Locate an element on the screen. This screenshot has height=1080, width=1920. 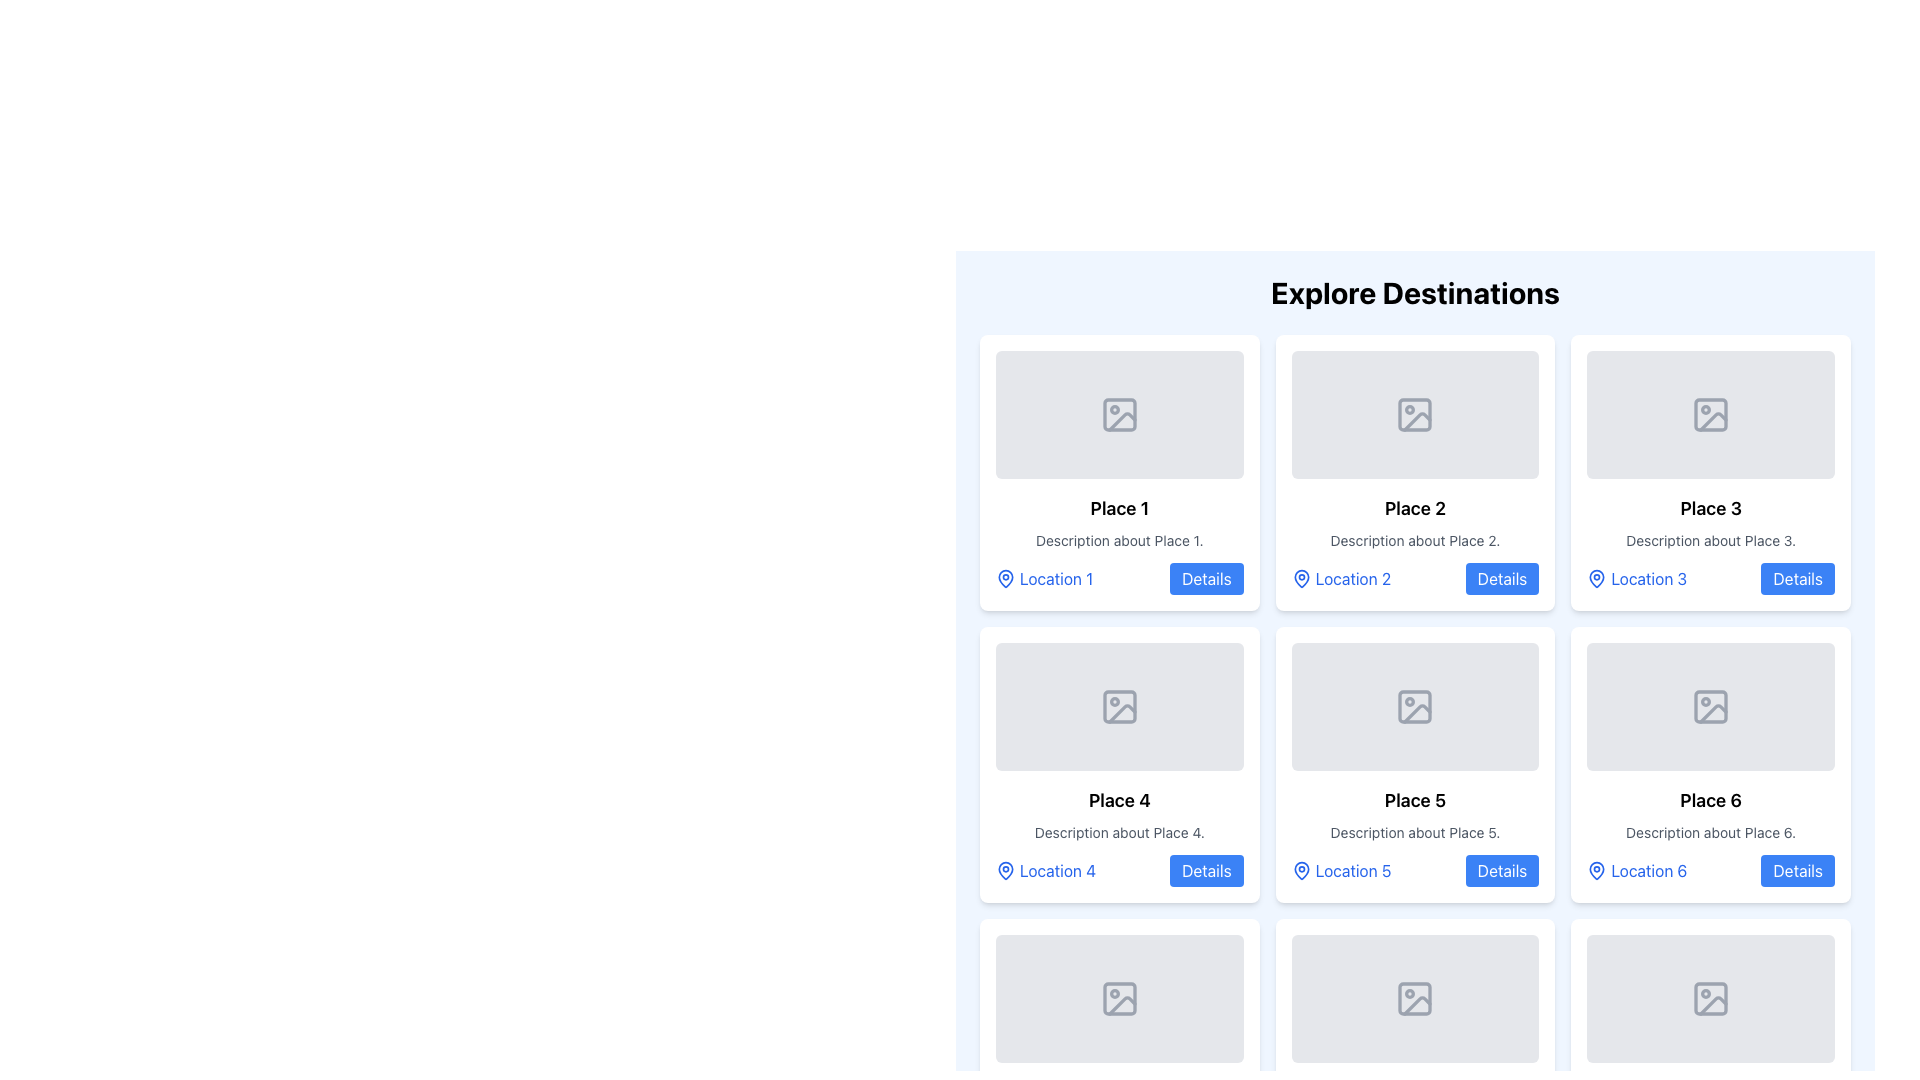
the 'Location 5' text label with the adjacent map pin icon, which is located in the lower-left corner of the 'Place 5' card is located at coordinates (1341, 870).